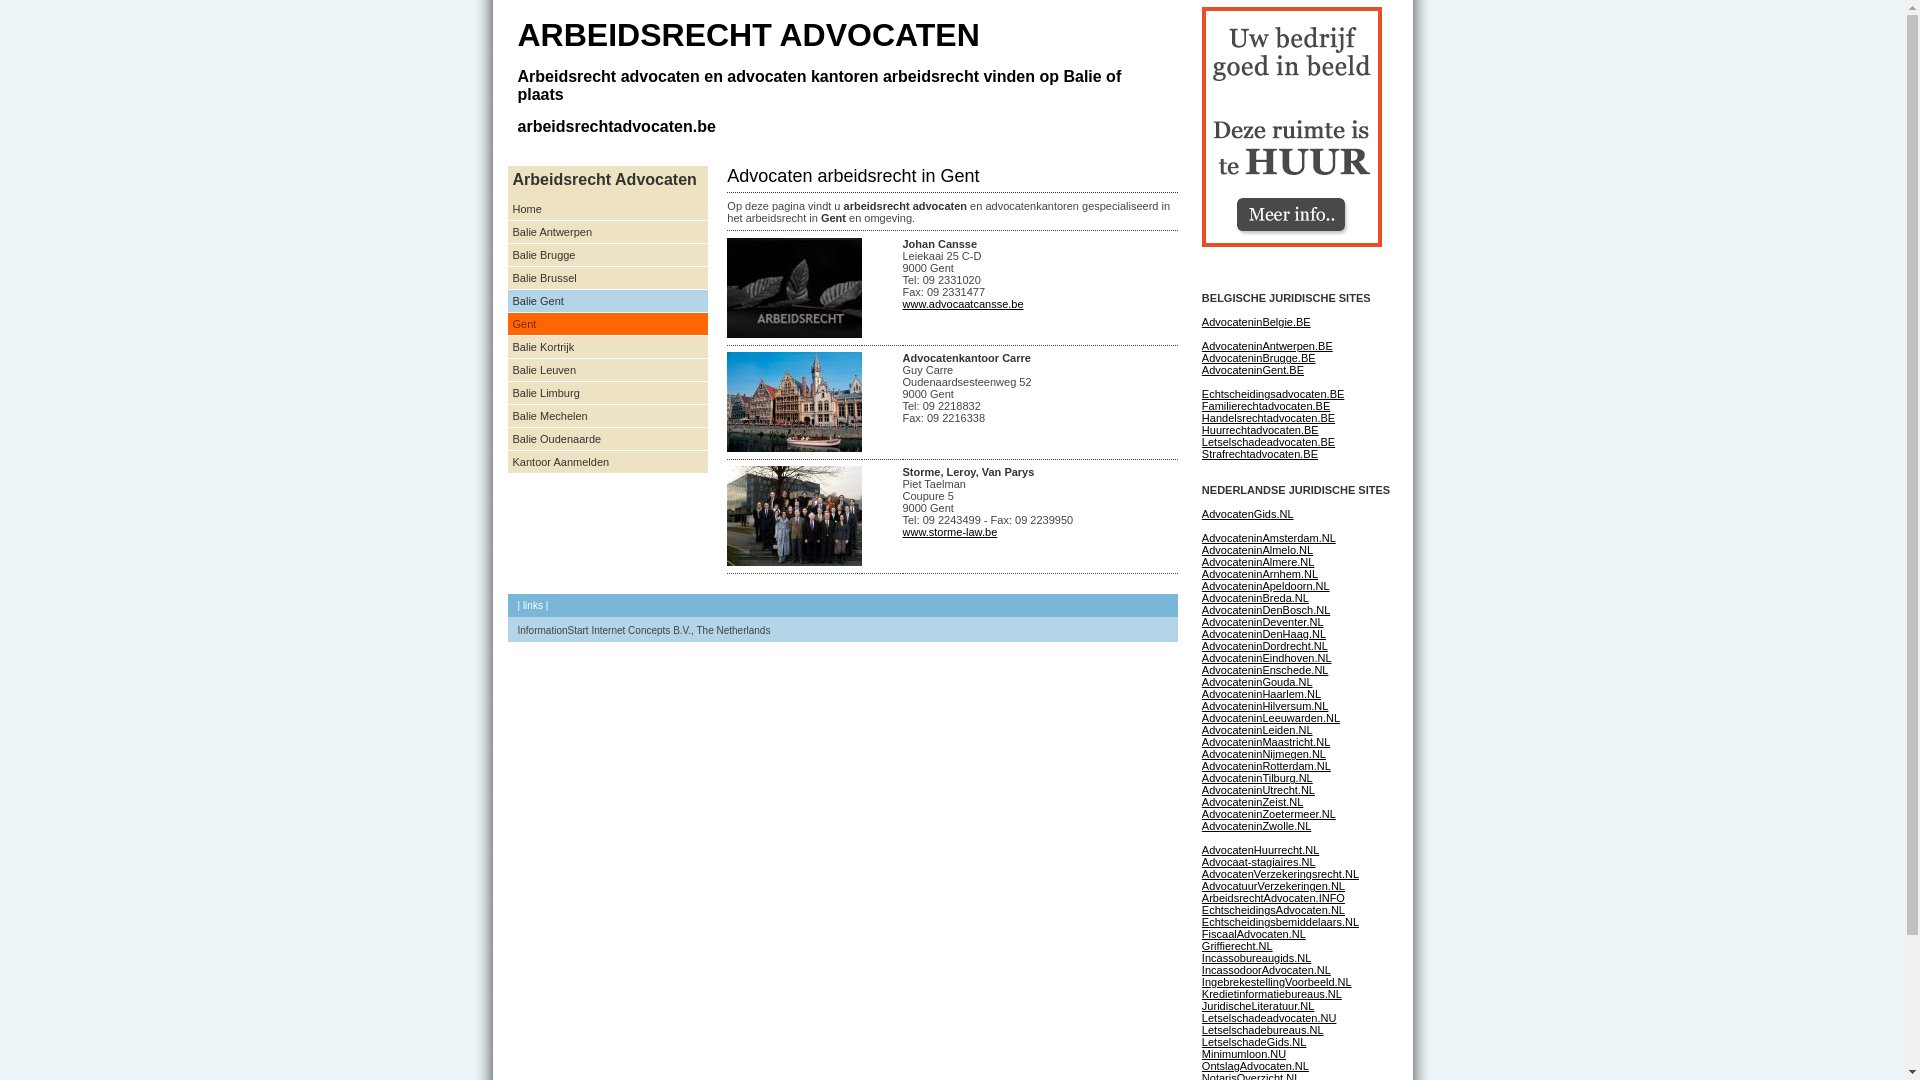  I want to click on 'AdvocateninZeist.NL', so click(1251, 801).